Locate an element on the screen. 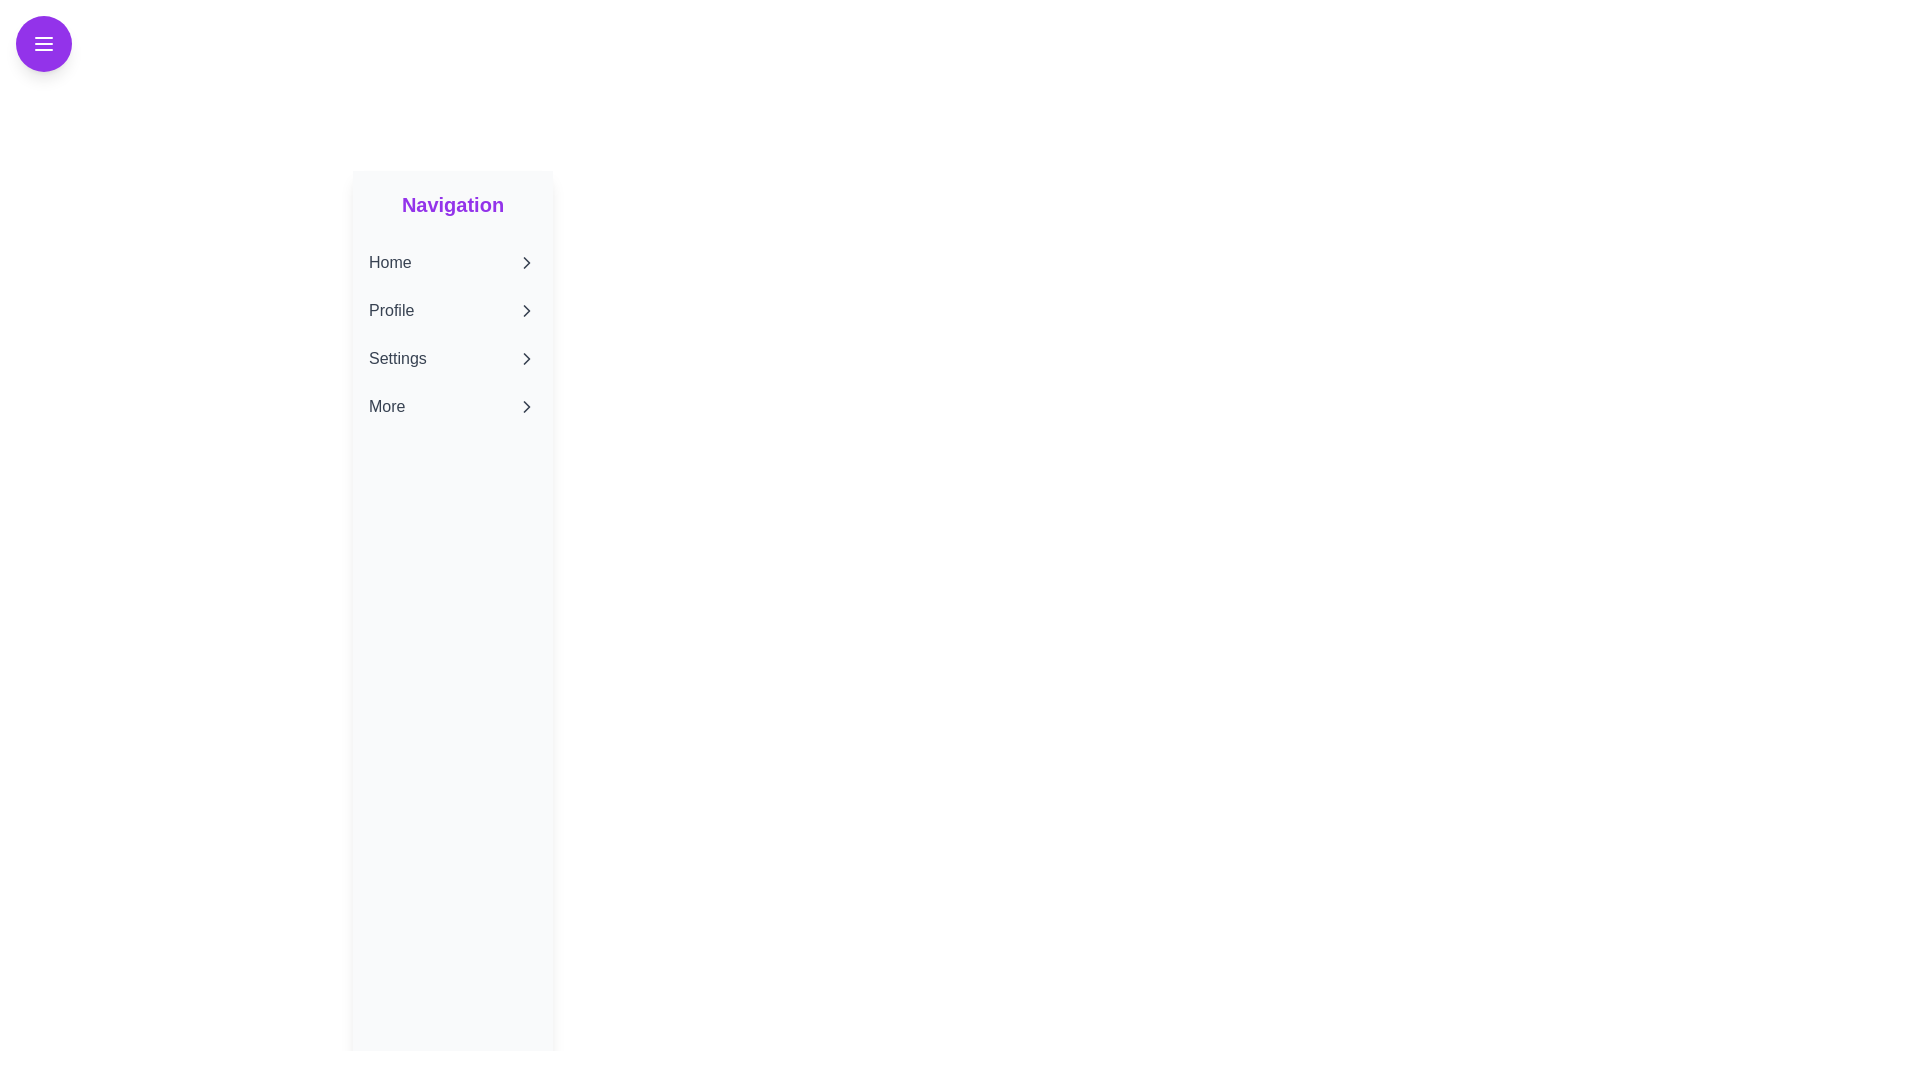  the navigation menu item Home is located at coordinates (451, 261).